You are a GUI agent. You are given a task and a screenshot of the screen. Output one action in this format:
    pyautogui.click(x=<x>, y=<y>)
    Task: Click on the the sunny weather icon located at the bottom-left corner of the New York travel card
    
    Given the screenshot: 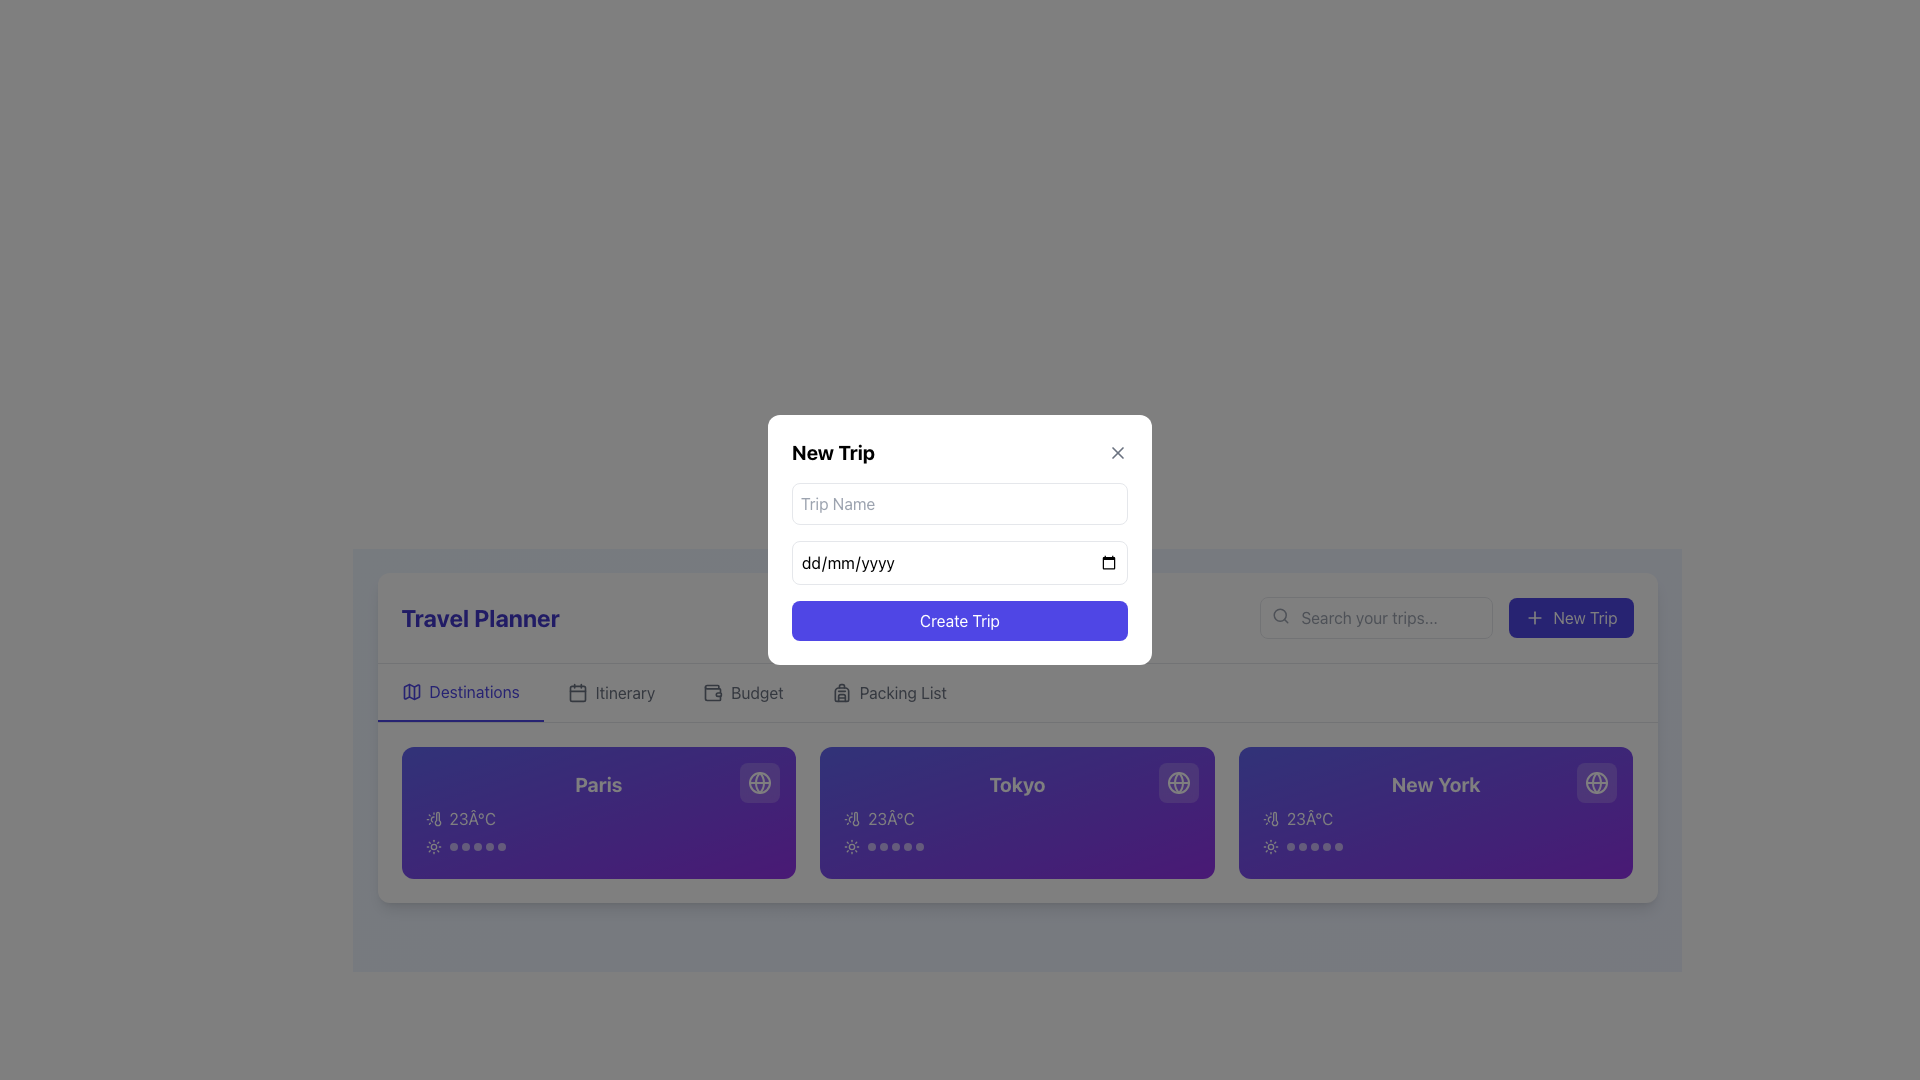 What is the action you would take?
    pyautogui.click(x=1269, y=847)
    